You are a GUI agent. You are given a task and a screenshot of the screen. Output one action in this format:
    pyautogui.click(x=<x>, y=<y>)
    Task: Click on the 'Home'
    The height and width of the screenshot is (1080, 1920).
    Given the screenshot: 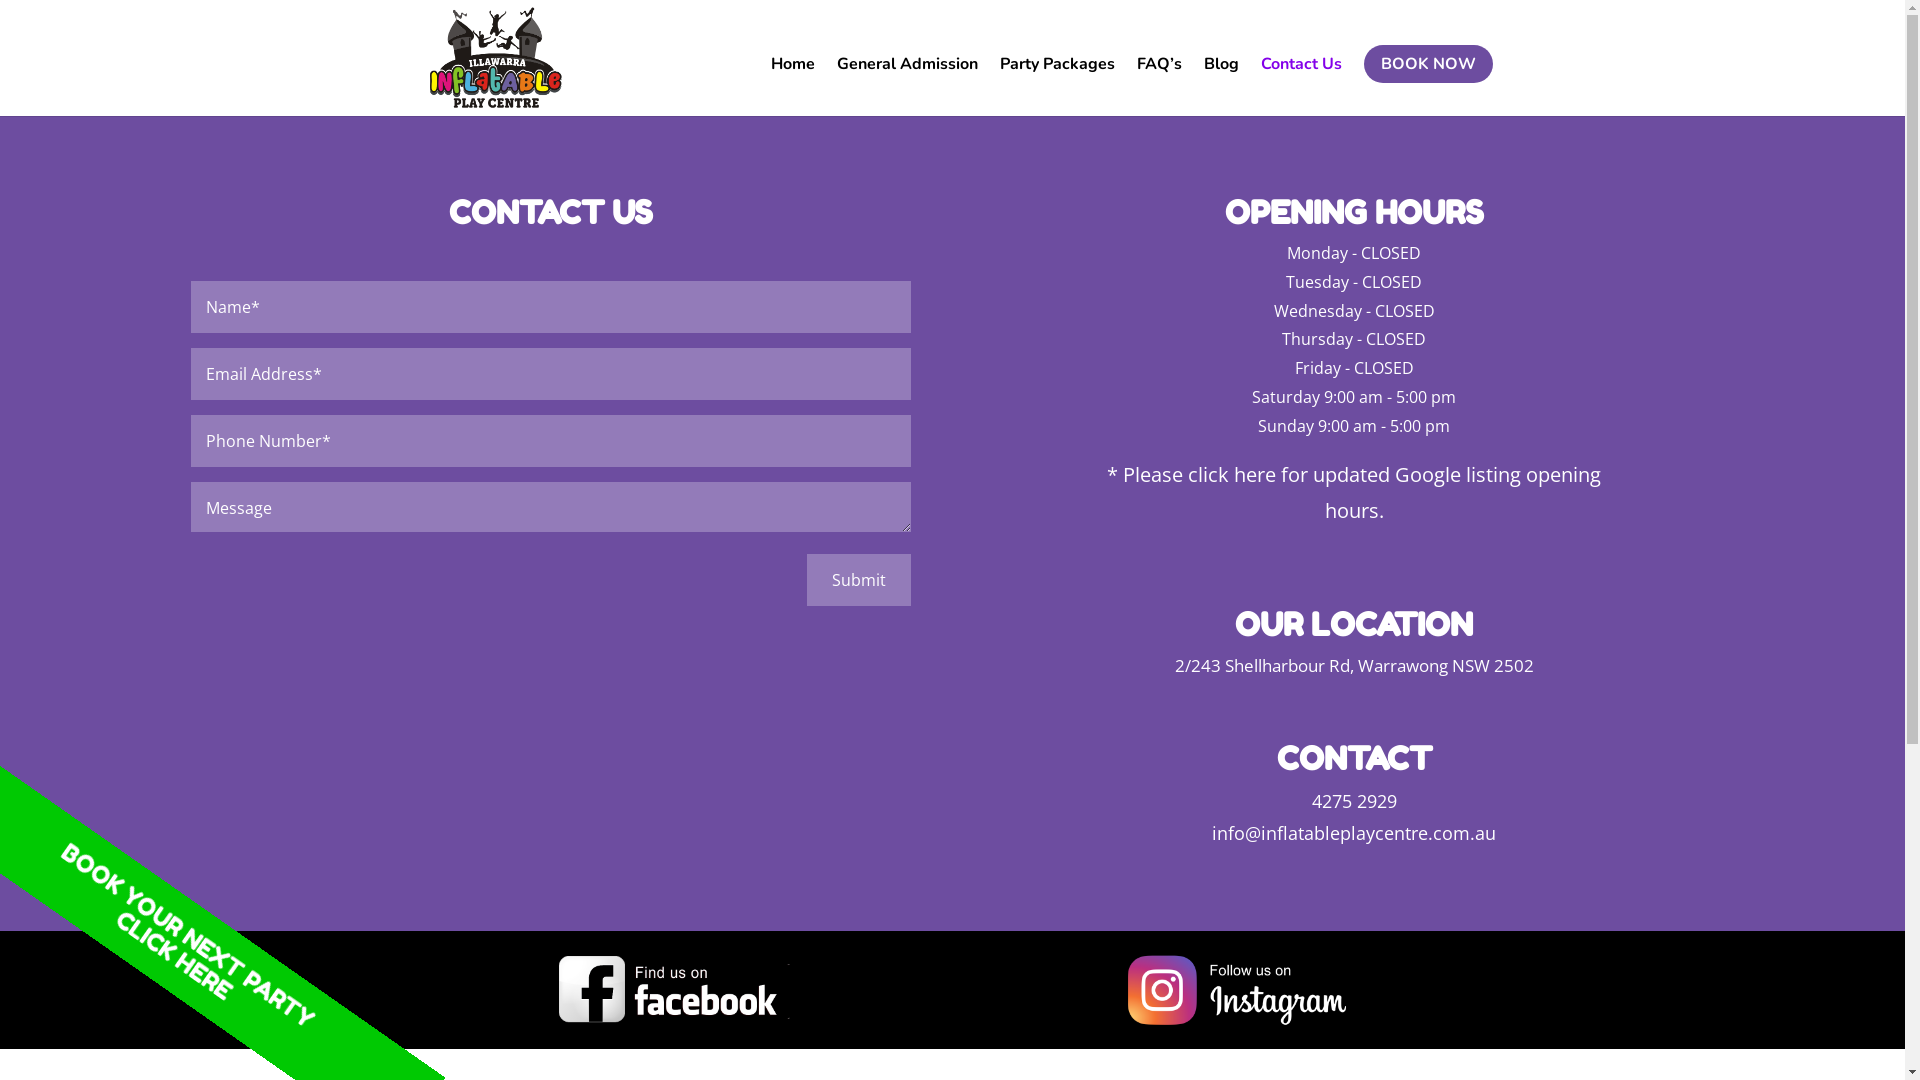 What is the action you would take?
    pyautogui.click(x=791, y=85)
    